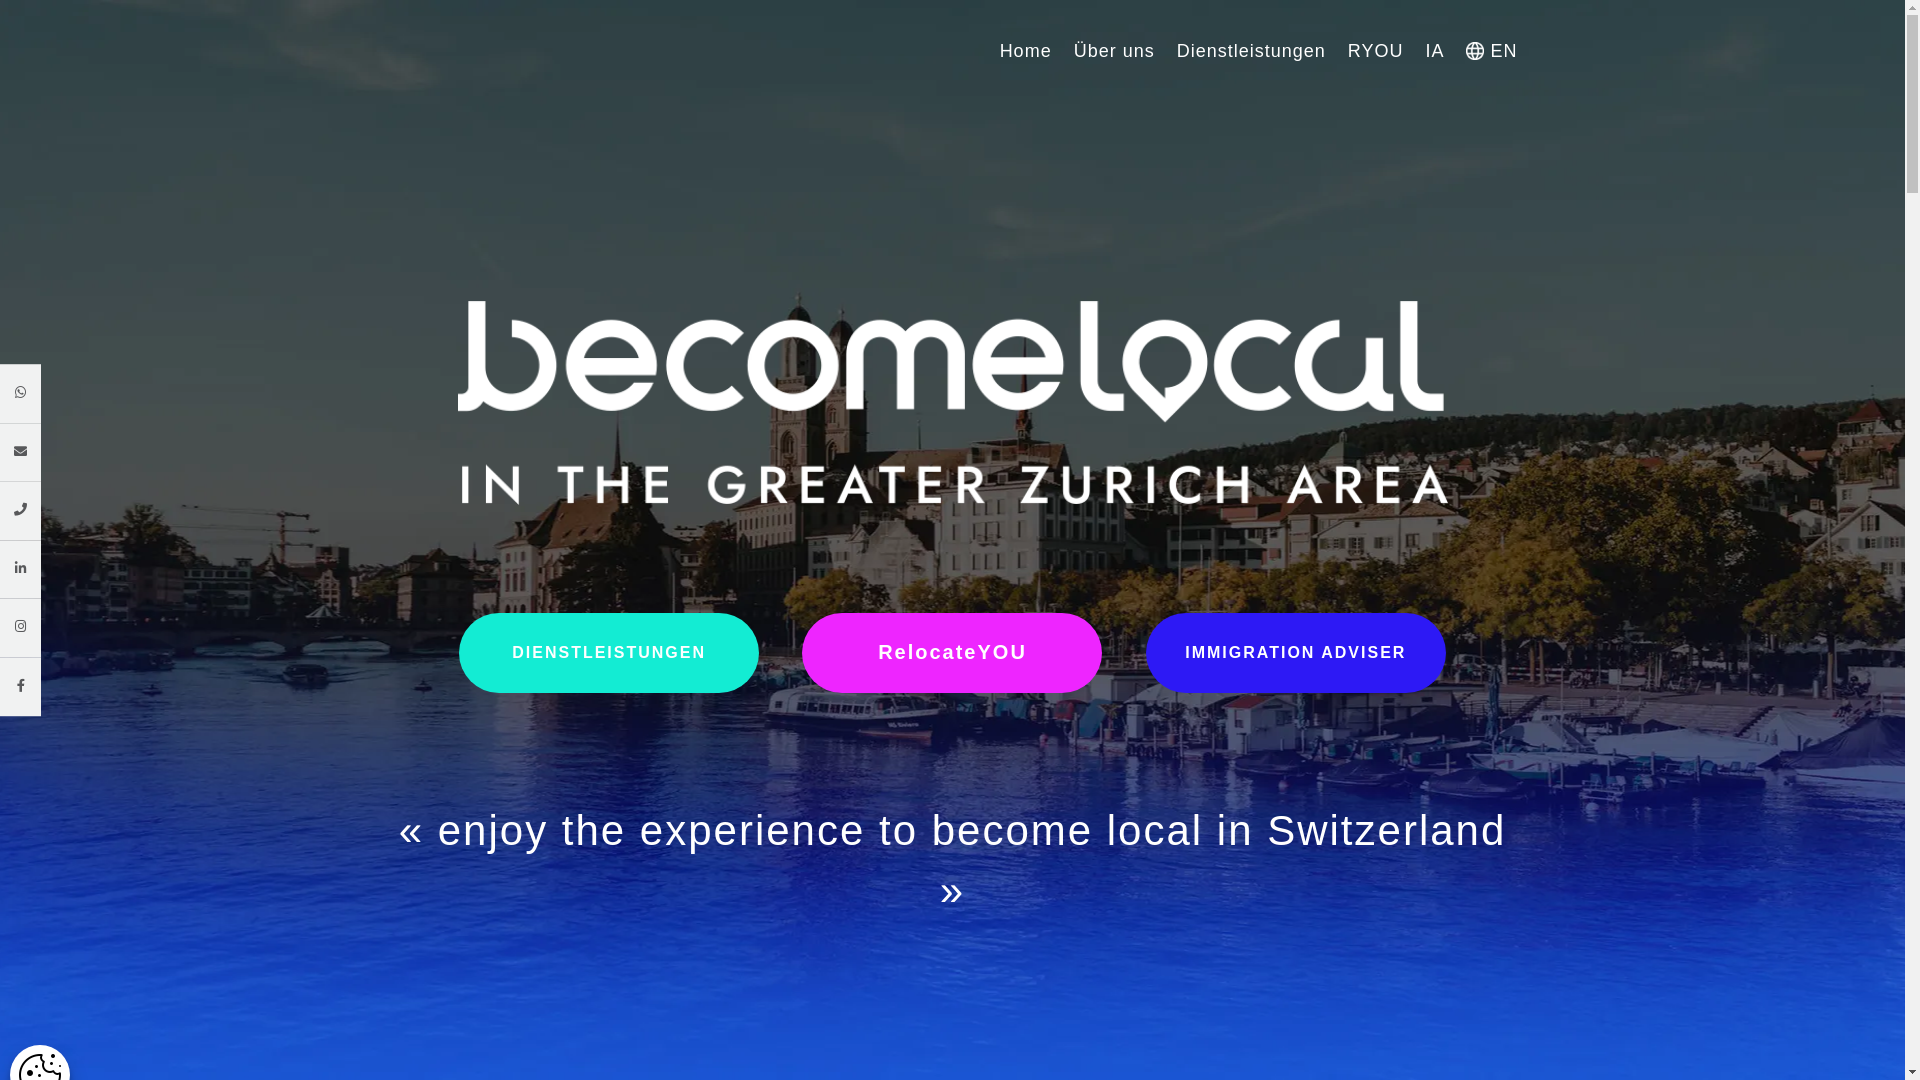 The height and width of the screenshot is (1080, 1920). What do you see at coordinates (608, 652) in the screenshot?
I see `'DIENSTLEISTUNGEN'` at bounding box center [608, 652].